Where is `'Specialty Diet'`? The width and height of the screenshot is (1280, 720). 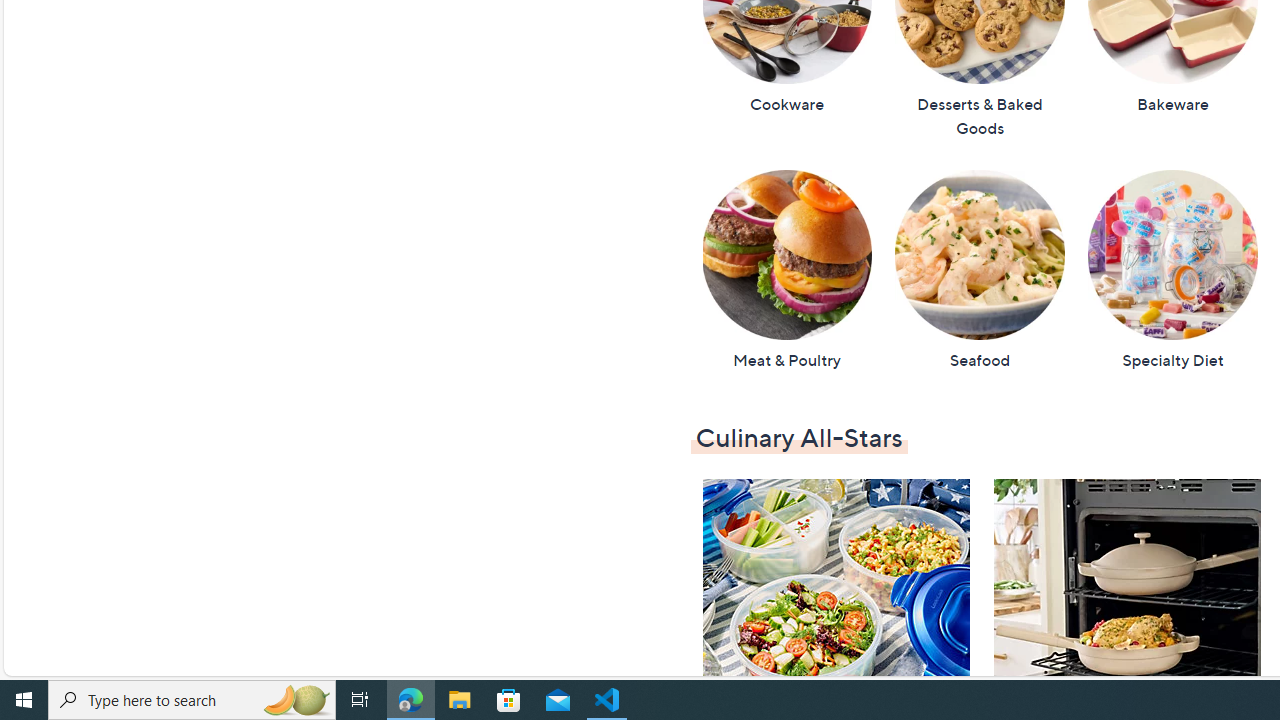 'Specialty Diet' is located at coordinates (1173, 270).